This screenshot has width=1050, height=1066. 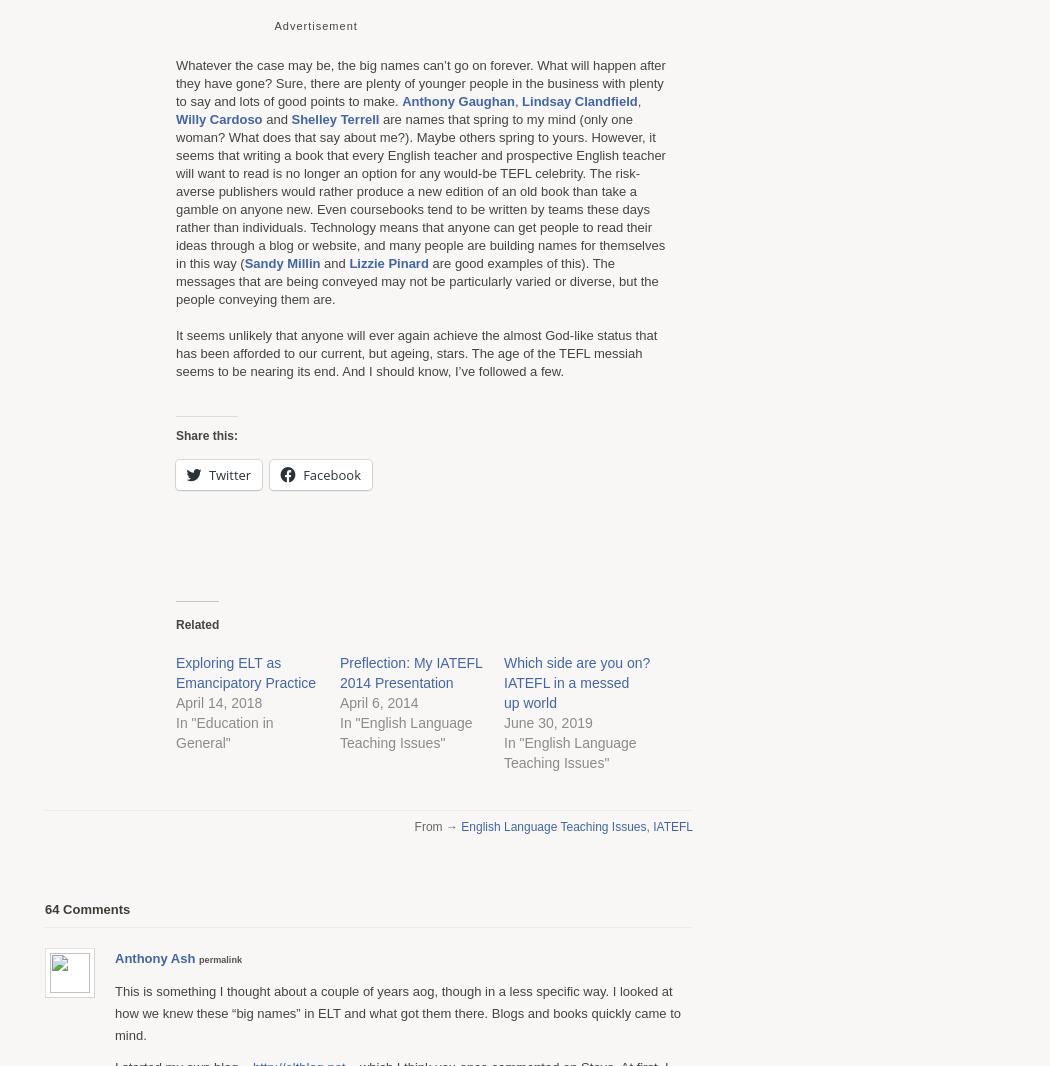 I want to click on 'IATEFL', so click(x=672, y=826).